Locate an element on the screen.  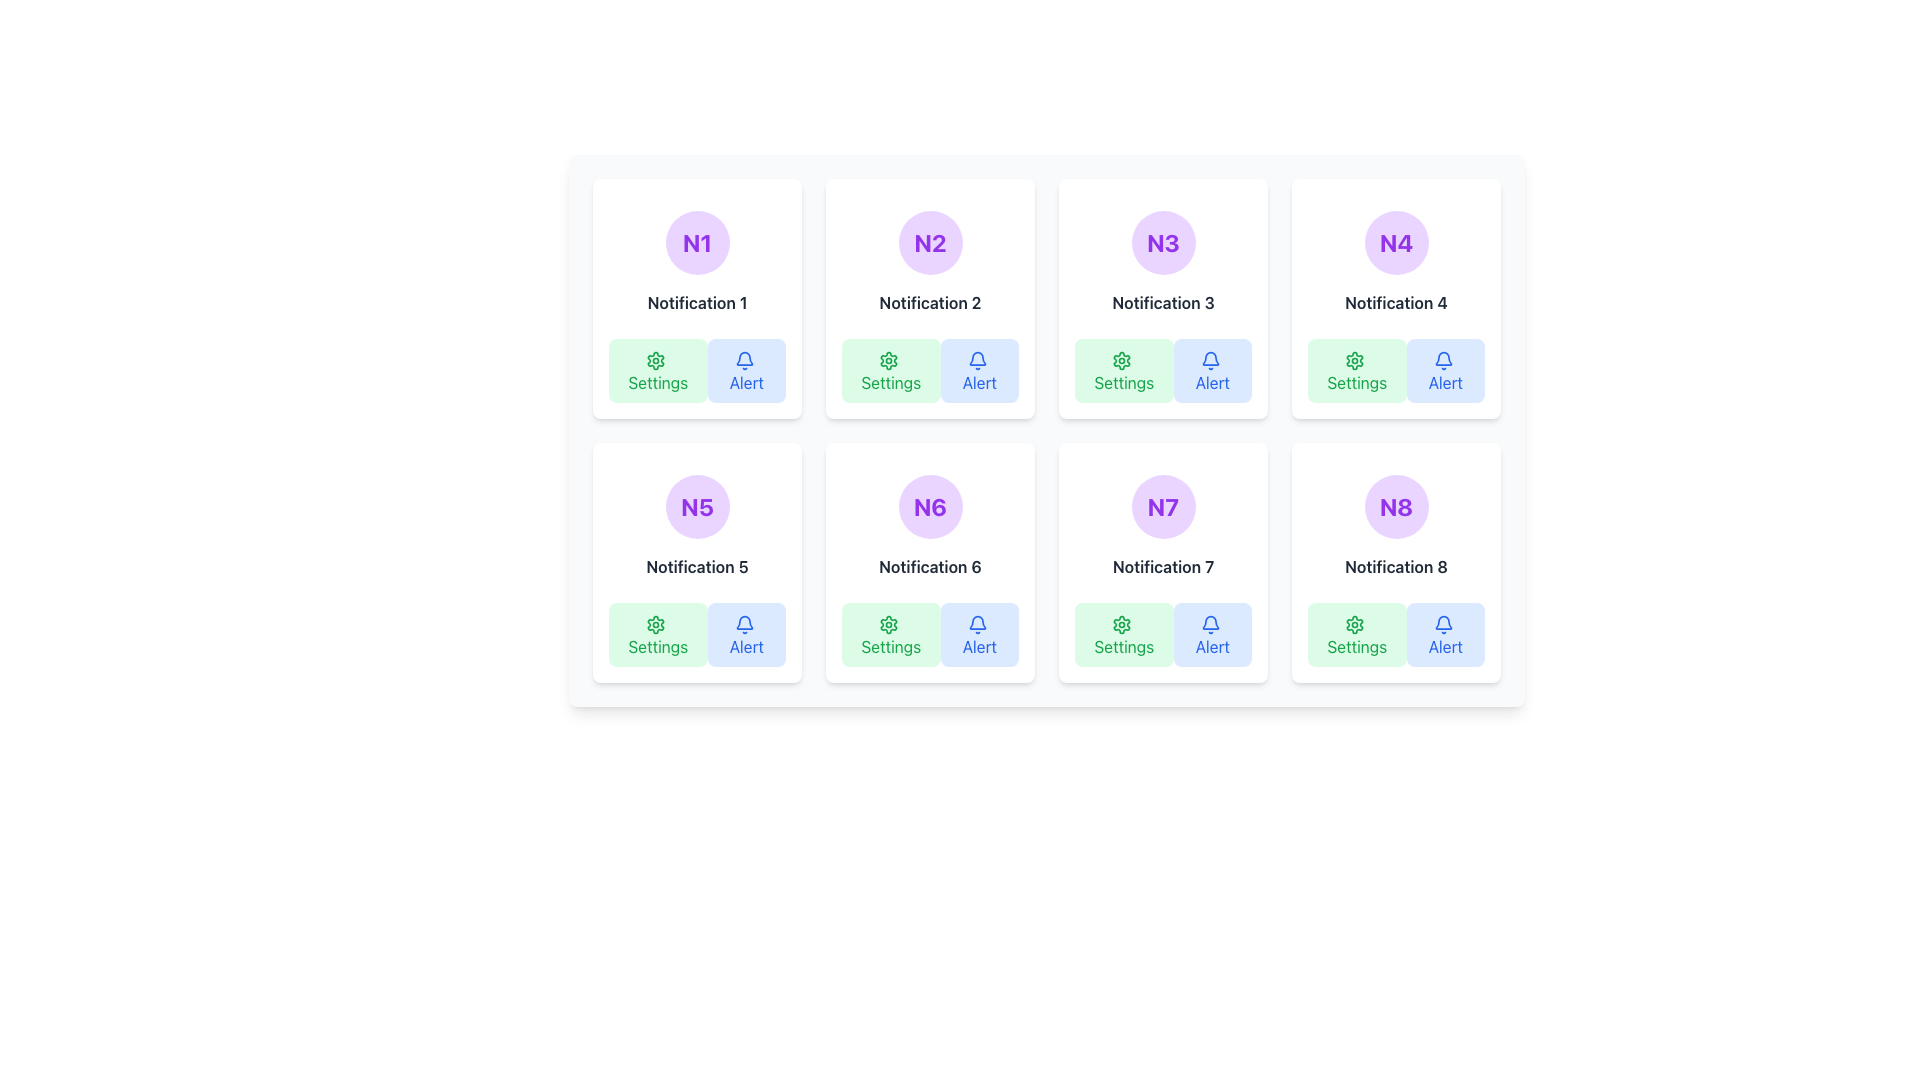
the alert button located to the right of the 'Settings' button within the 'Notification 4' card is located at coordinates (1445, 370).